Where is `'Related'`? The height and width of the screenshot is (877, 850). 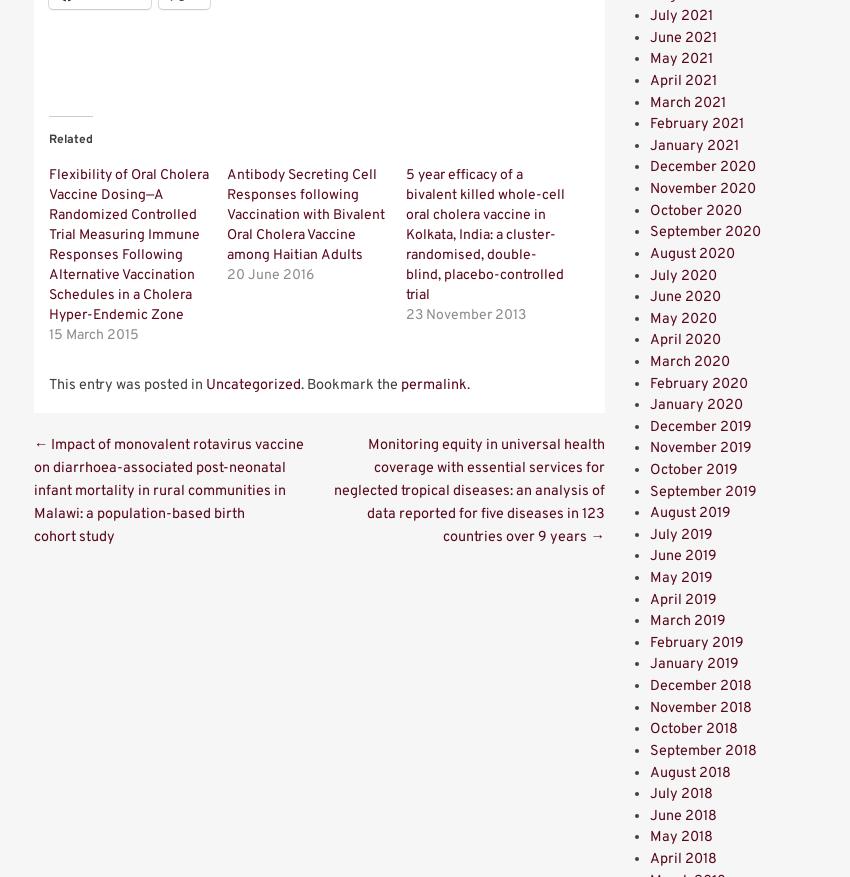 'Related' is located at coordinates (70, 138).